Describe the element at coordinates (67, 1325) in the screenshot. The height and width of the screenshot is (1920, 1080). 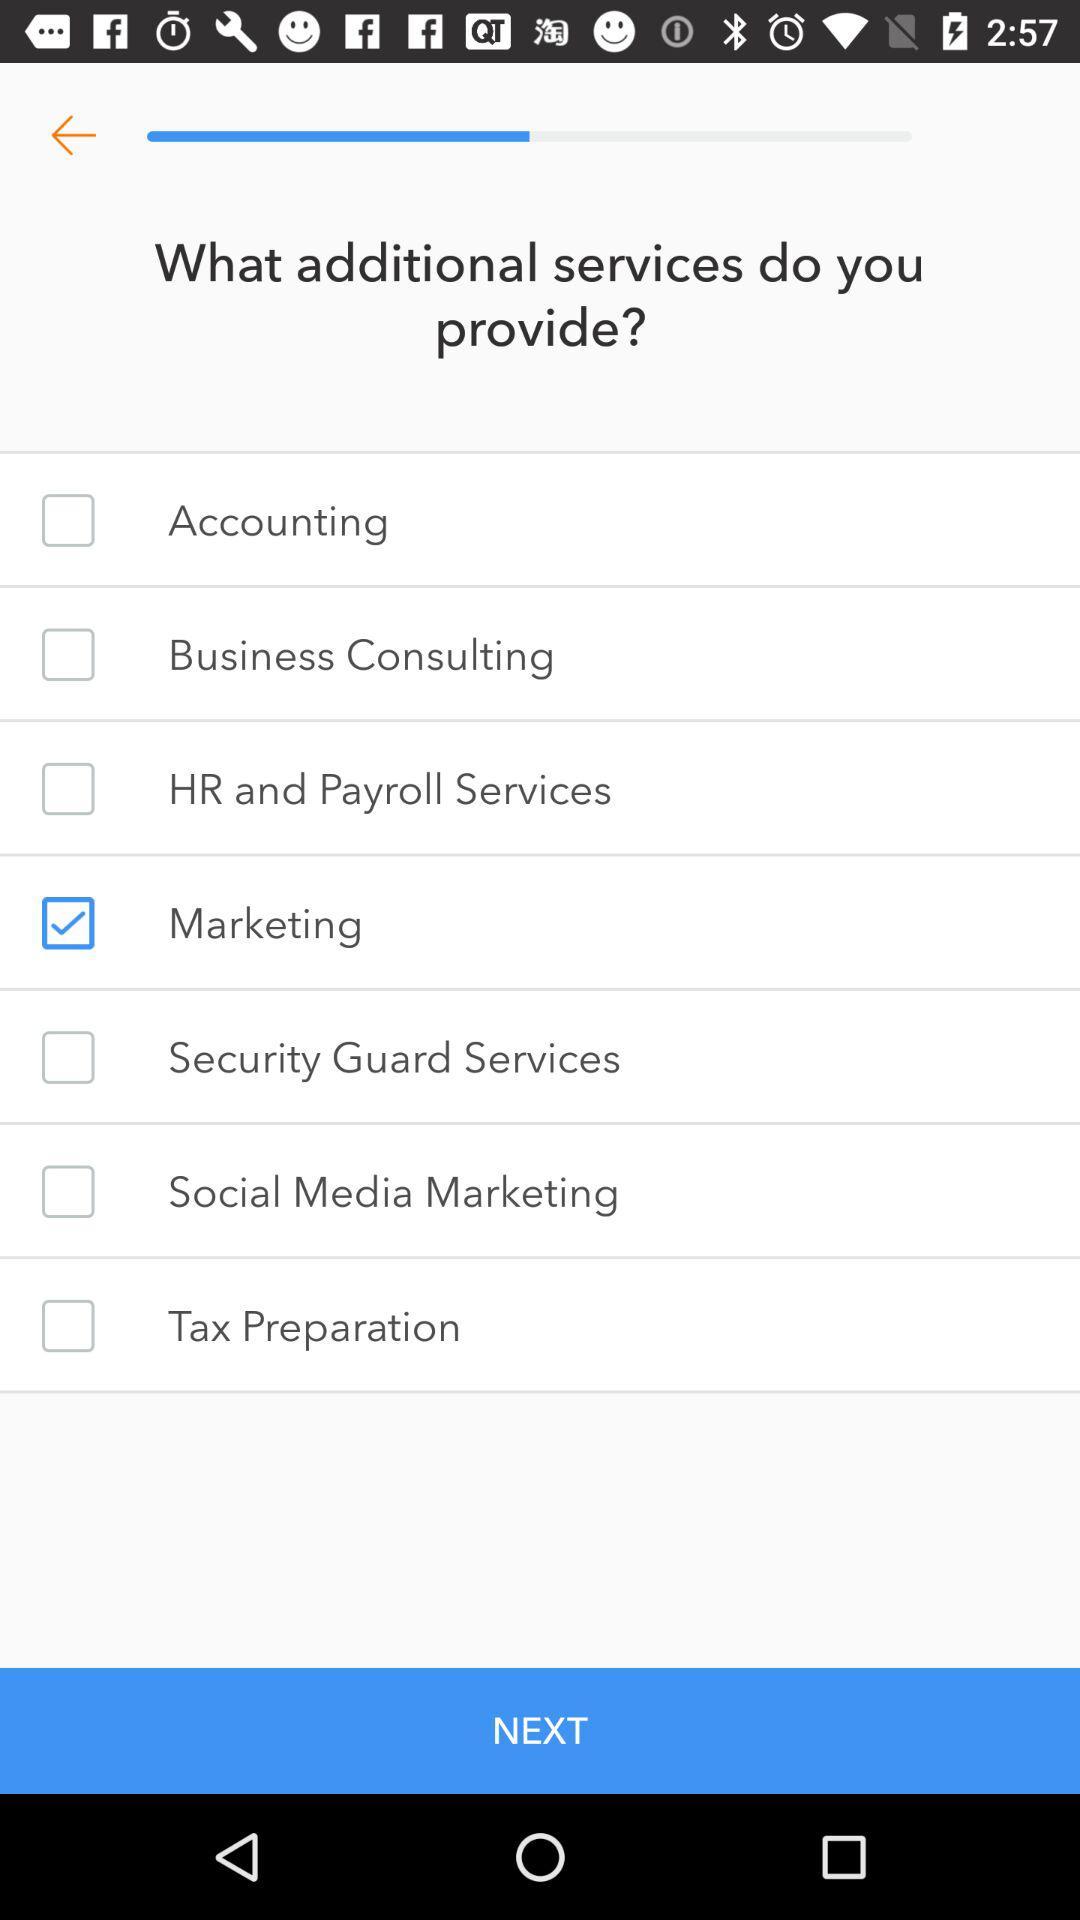
I see `check tax preparation option` at that location.